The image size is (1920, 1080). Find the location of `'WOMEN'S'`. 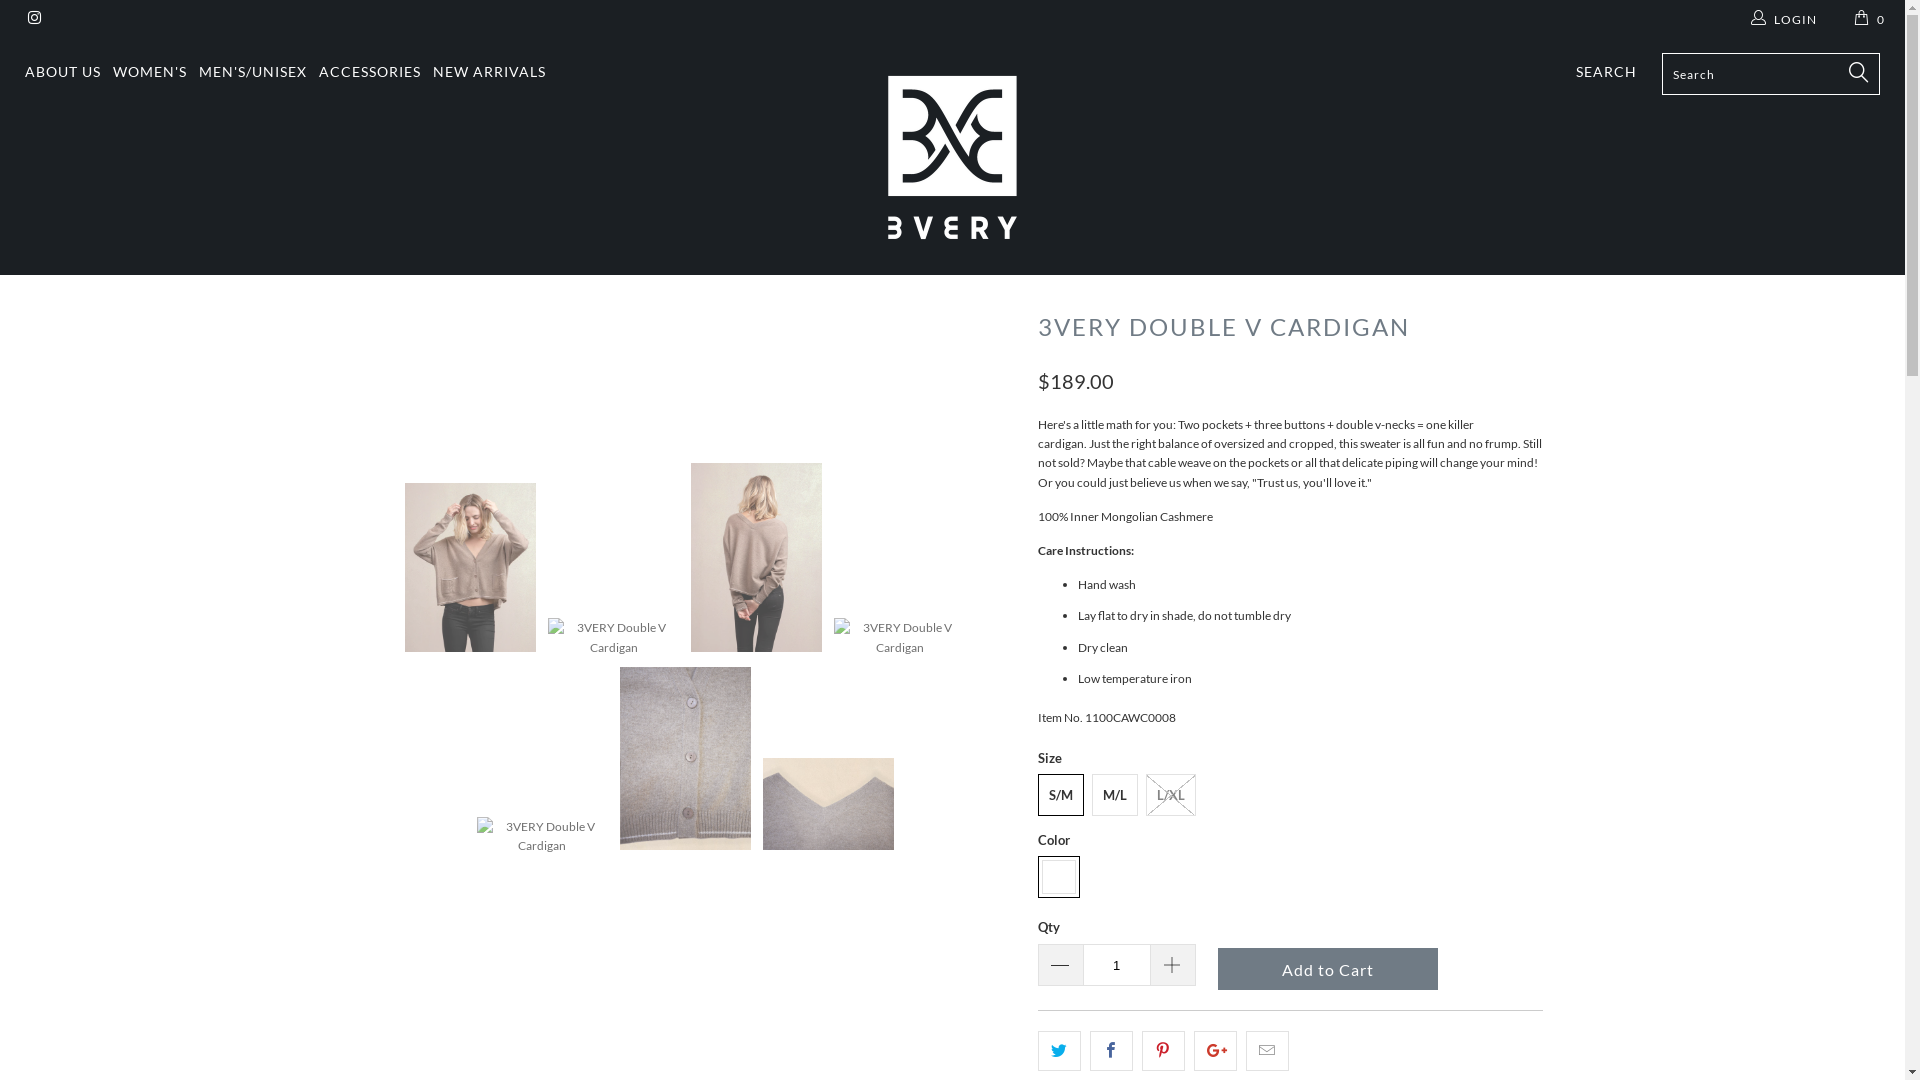

'WOMEN'S' is located at coordinates (148, 71).